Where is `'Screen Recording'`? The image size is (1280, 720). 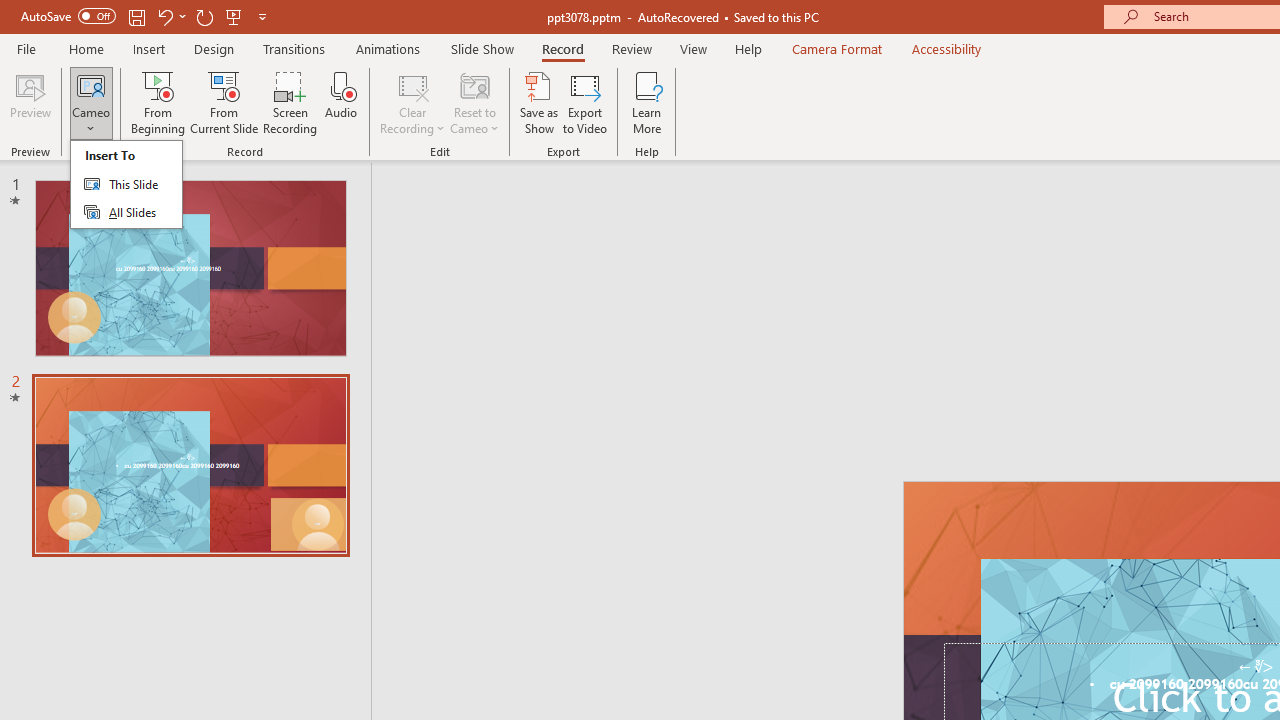
'Screen Recording' is located at coordinates (289, 103).